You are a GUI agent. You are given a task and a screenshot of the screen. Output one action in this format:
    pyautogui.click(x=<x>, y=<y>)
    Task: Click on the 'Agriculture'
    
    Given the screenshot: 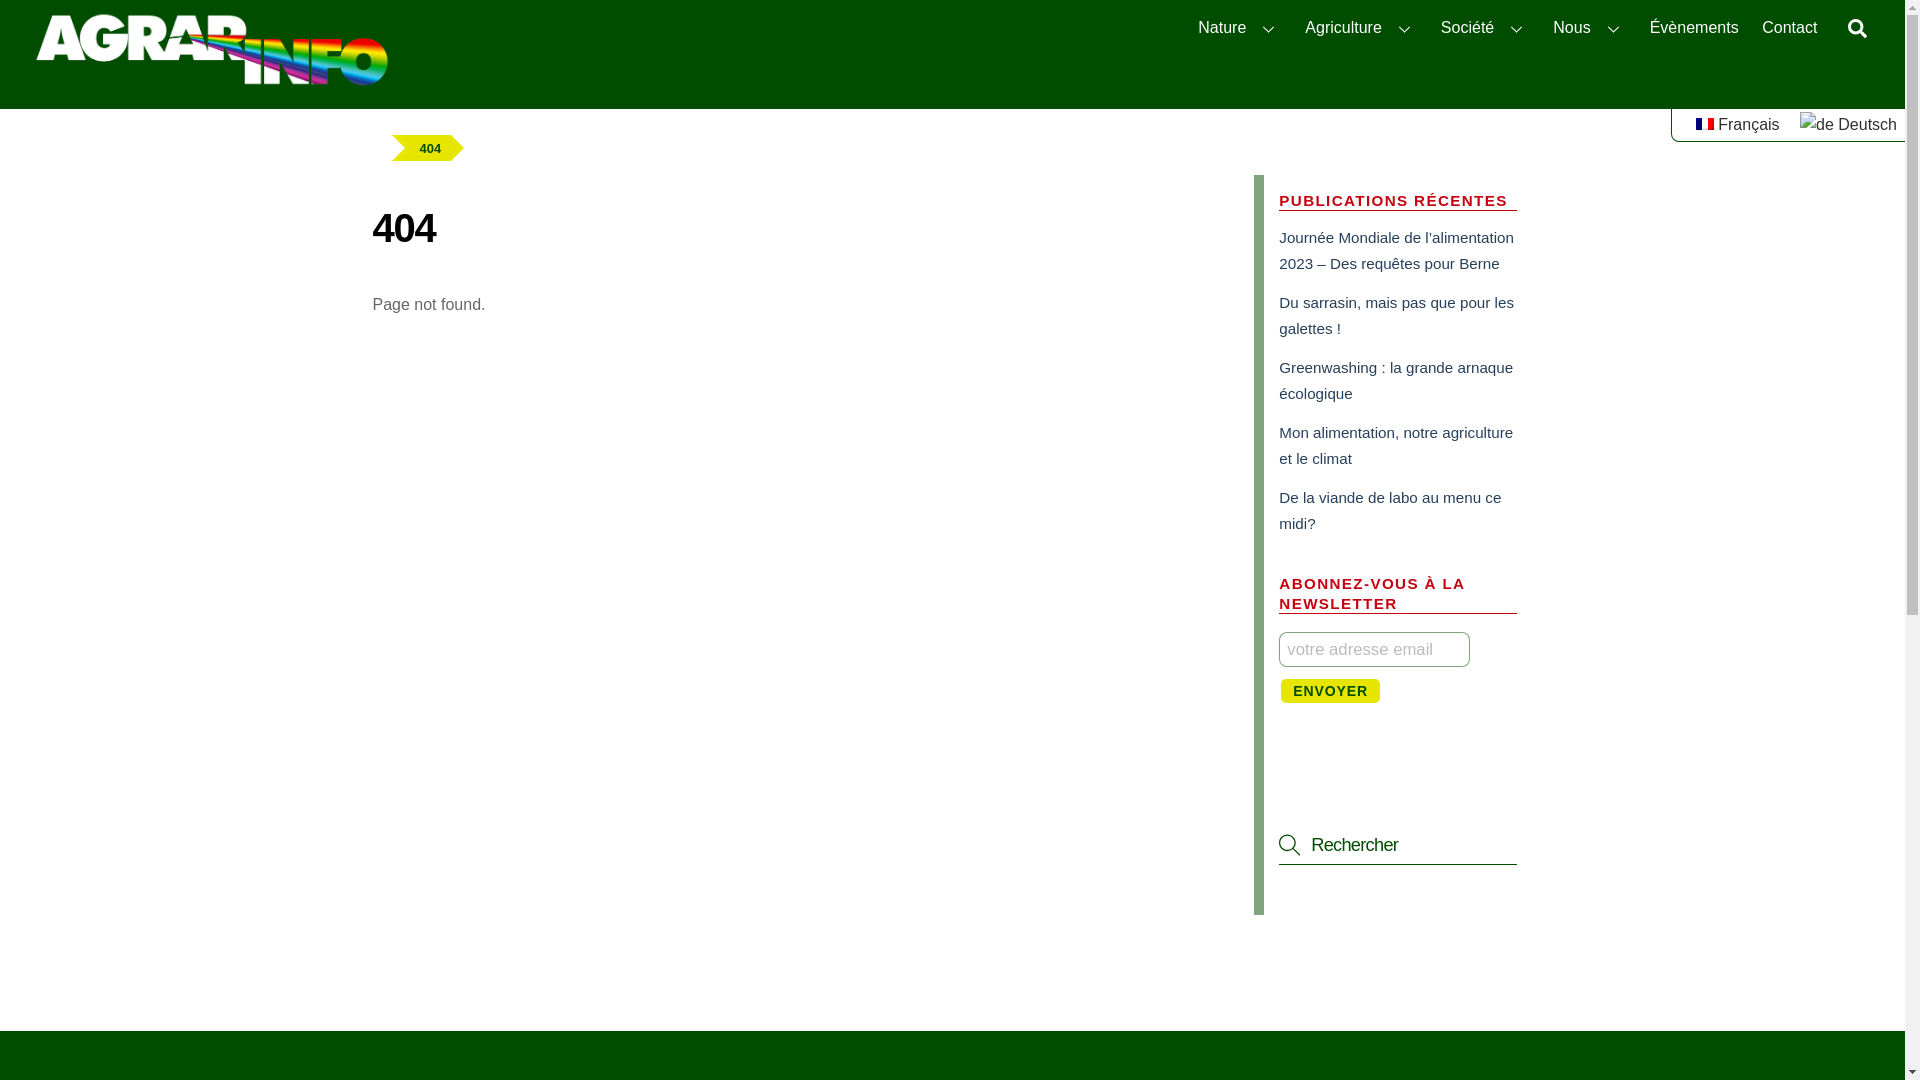 What is the action you would take?
    pyautogui.click(x=1360, y=27)
    